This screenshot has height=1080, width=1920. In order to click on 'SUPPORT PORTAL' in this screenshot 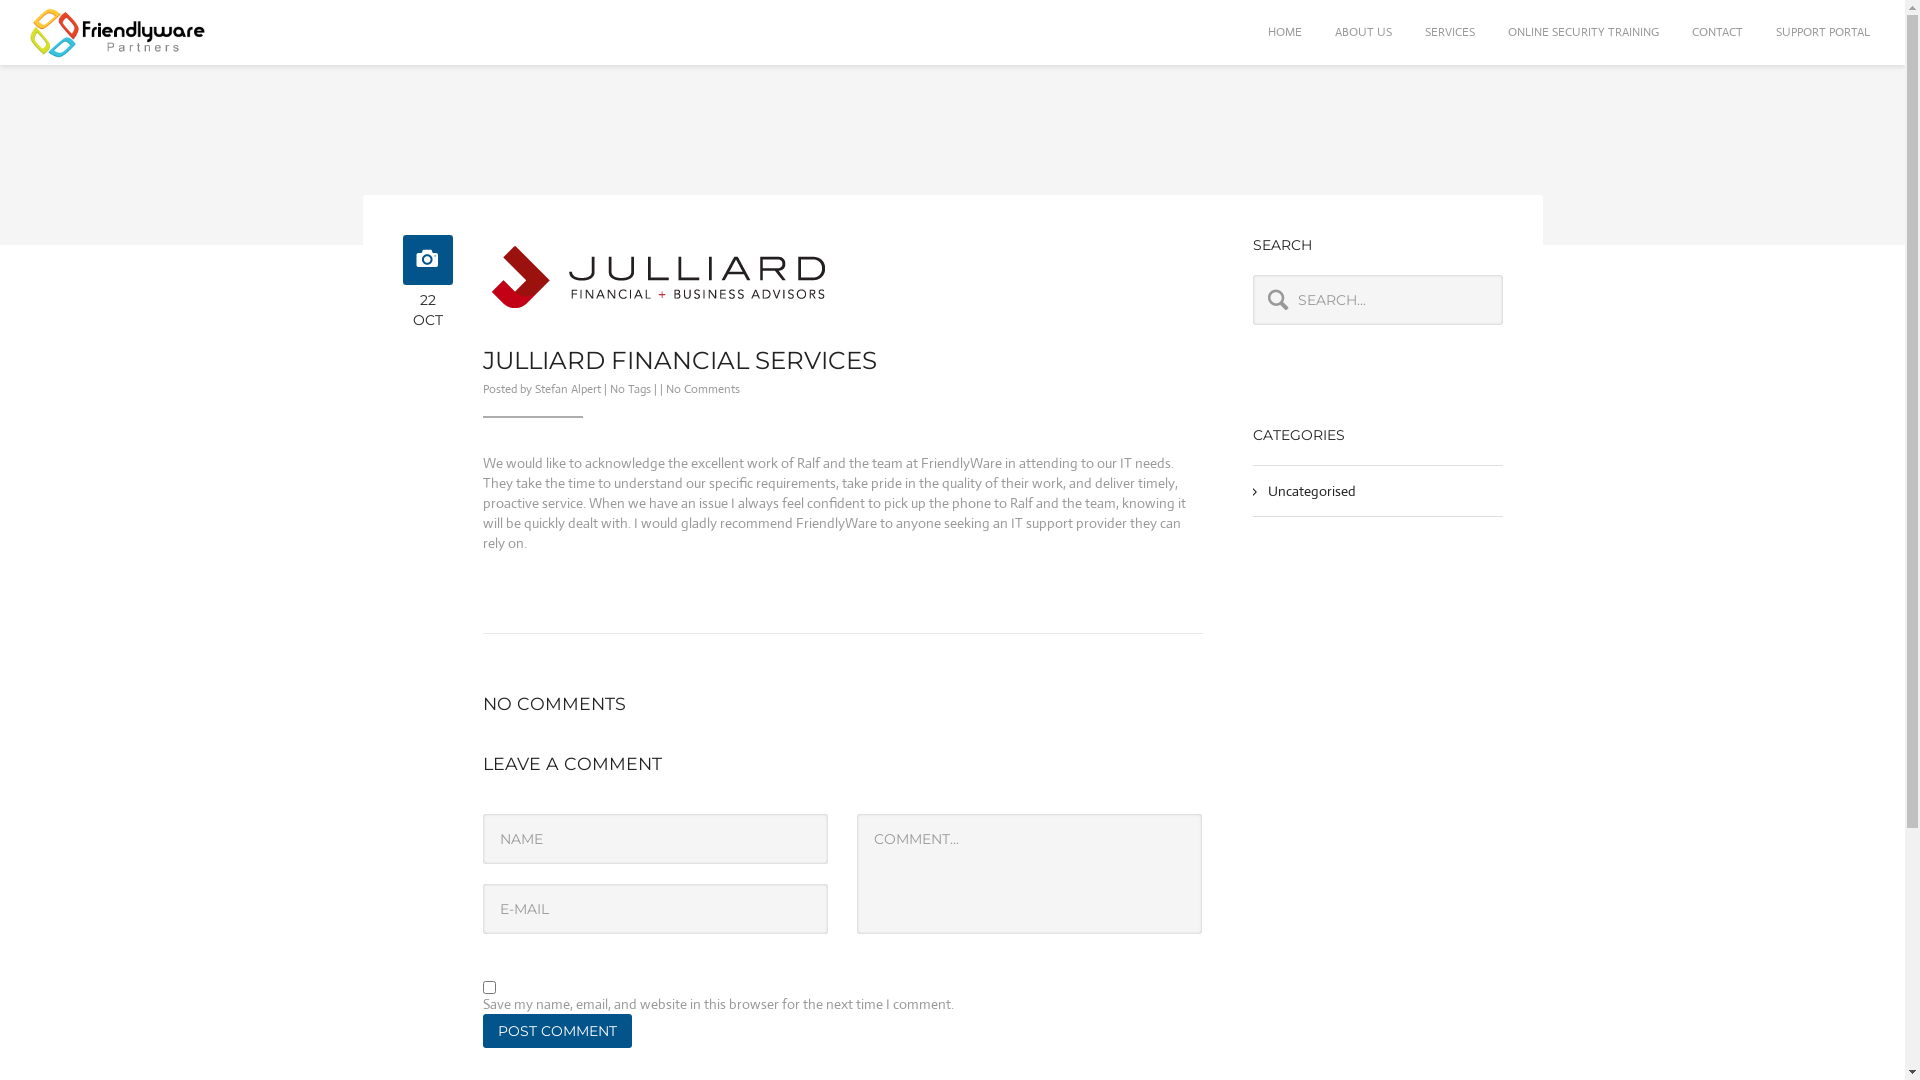, I will do `click(1761, 32)`.